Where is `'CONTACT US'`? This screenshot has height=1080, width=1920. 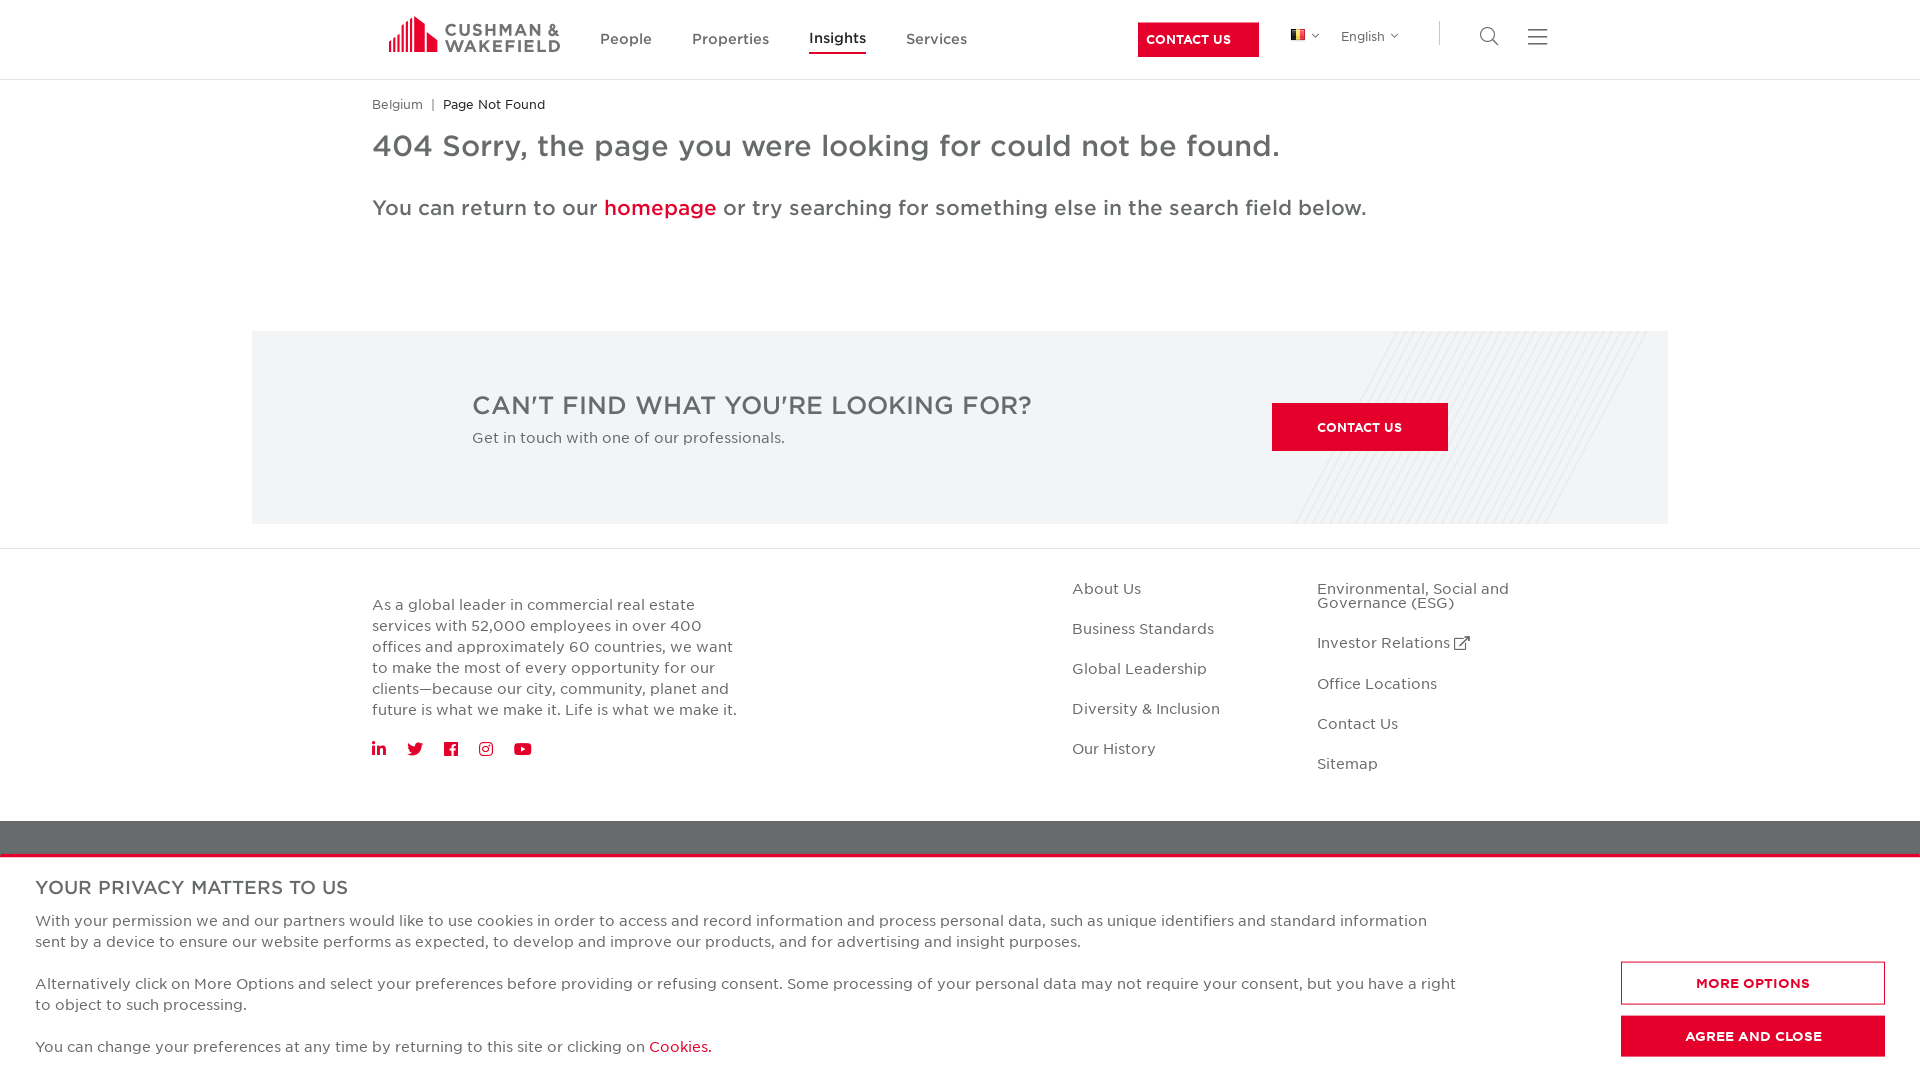 'CONTACT US' is located at coordinates (1359, 426).